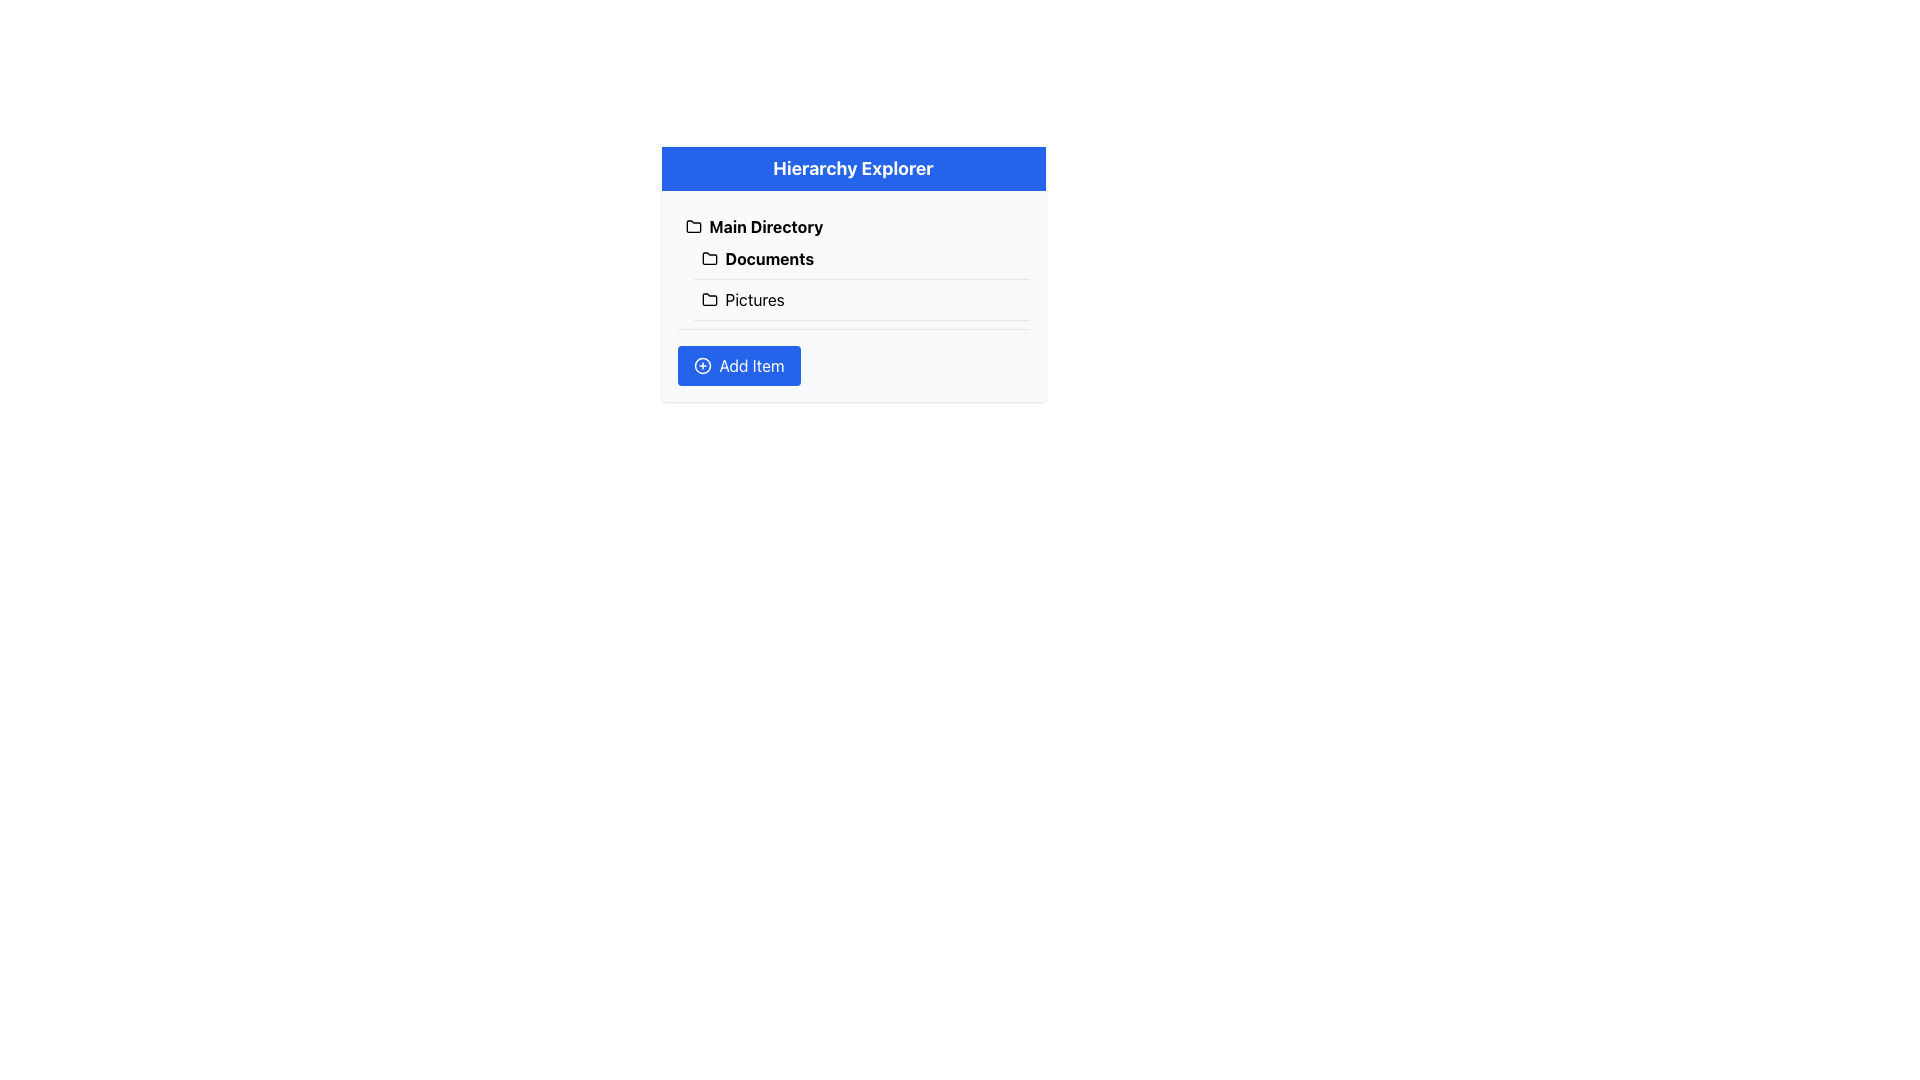  Describe the element at coordinates (753, 300) in the screenshot. I see `the 'Pictures' text label` at that location.